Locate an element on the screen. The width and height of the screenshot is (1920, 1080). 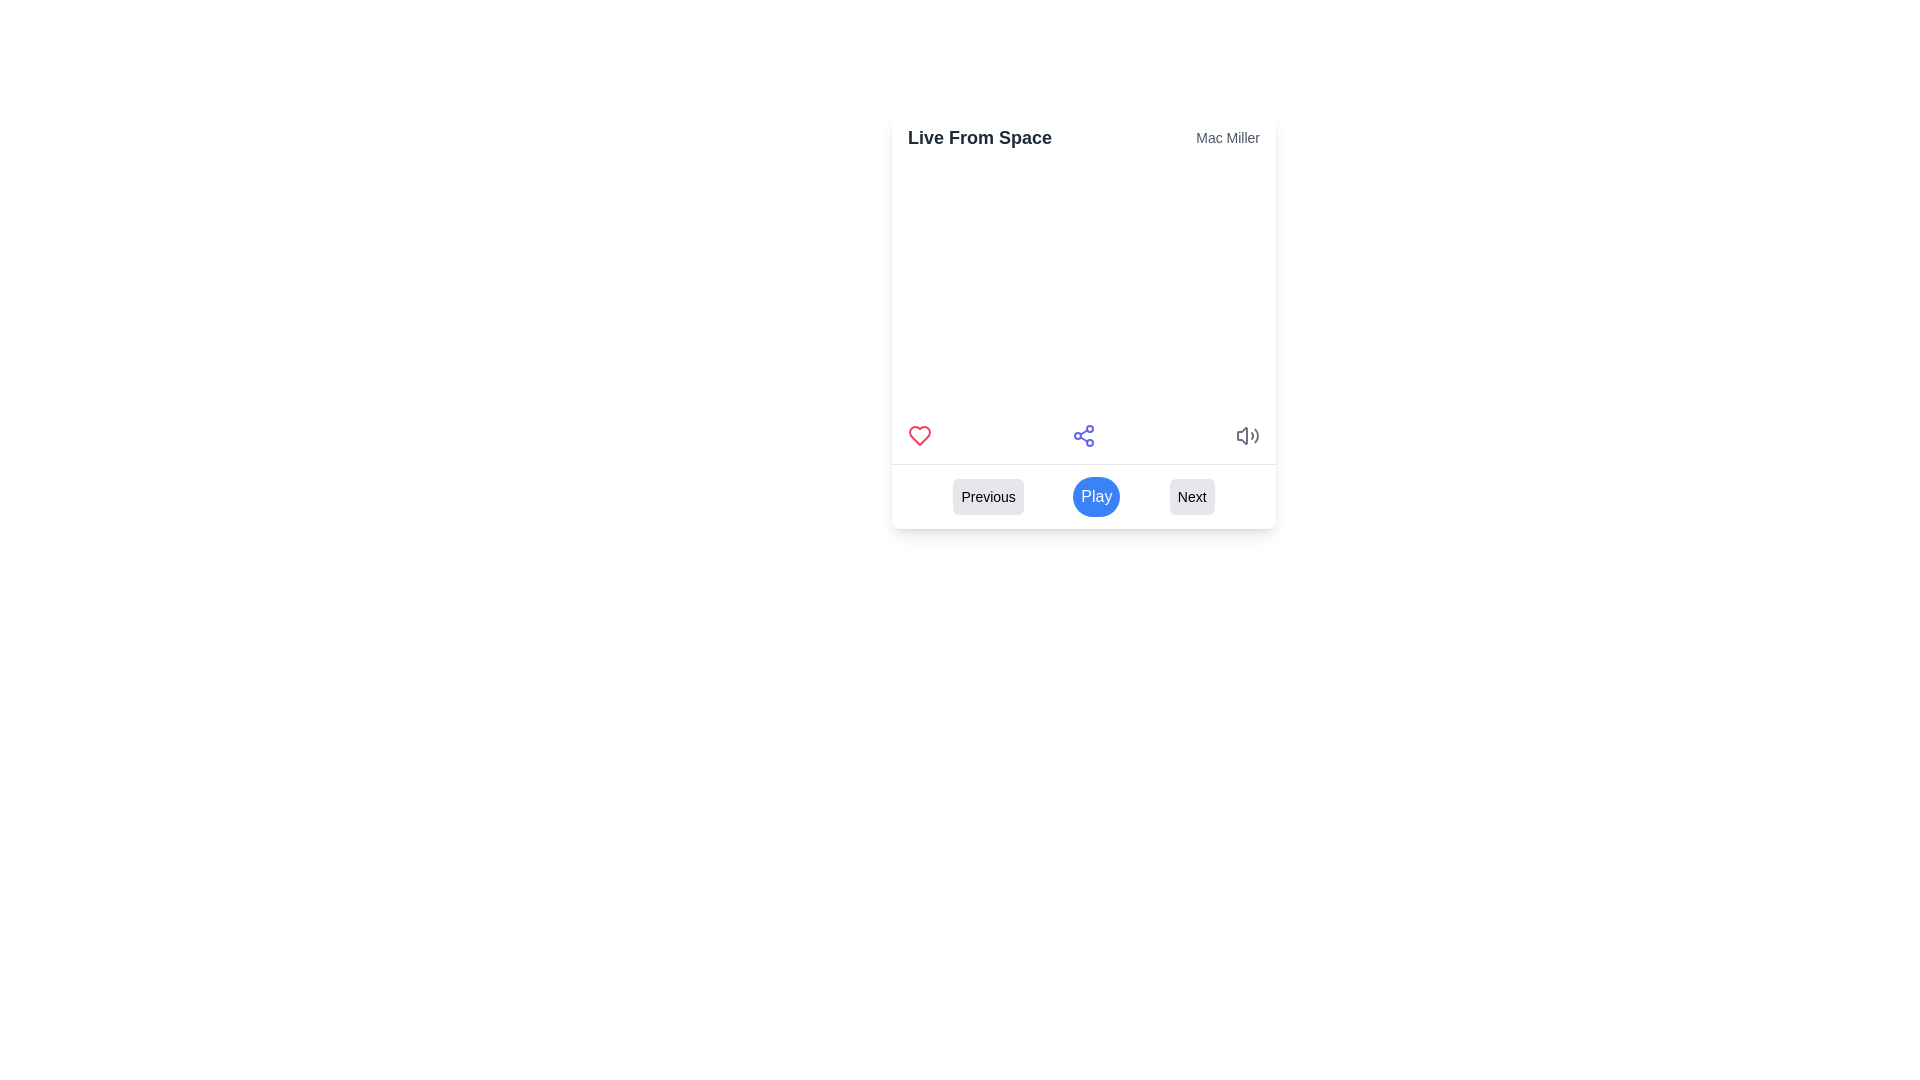
the text label displaying 'Live From Space', which is prominently styled in dark bold font and positioned above the subtitle 'Mac Miller' is located at coordinates (979, 137).